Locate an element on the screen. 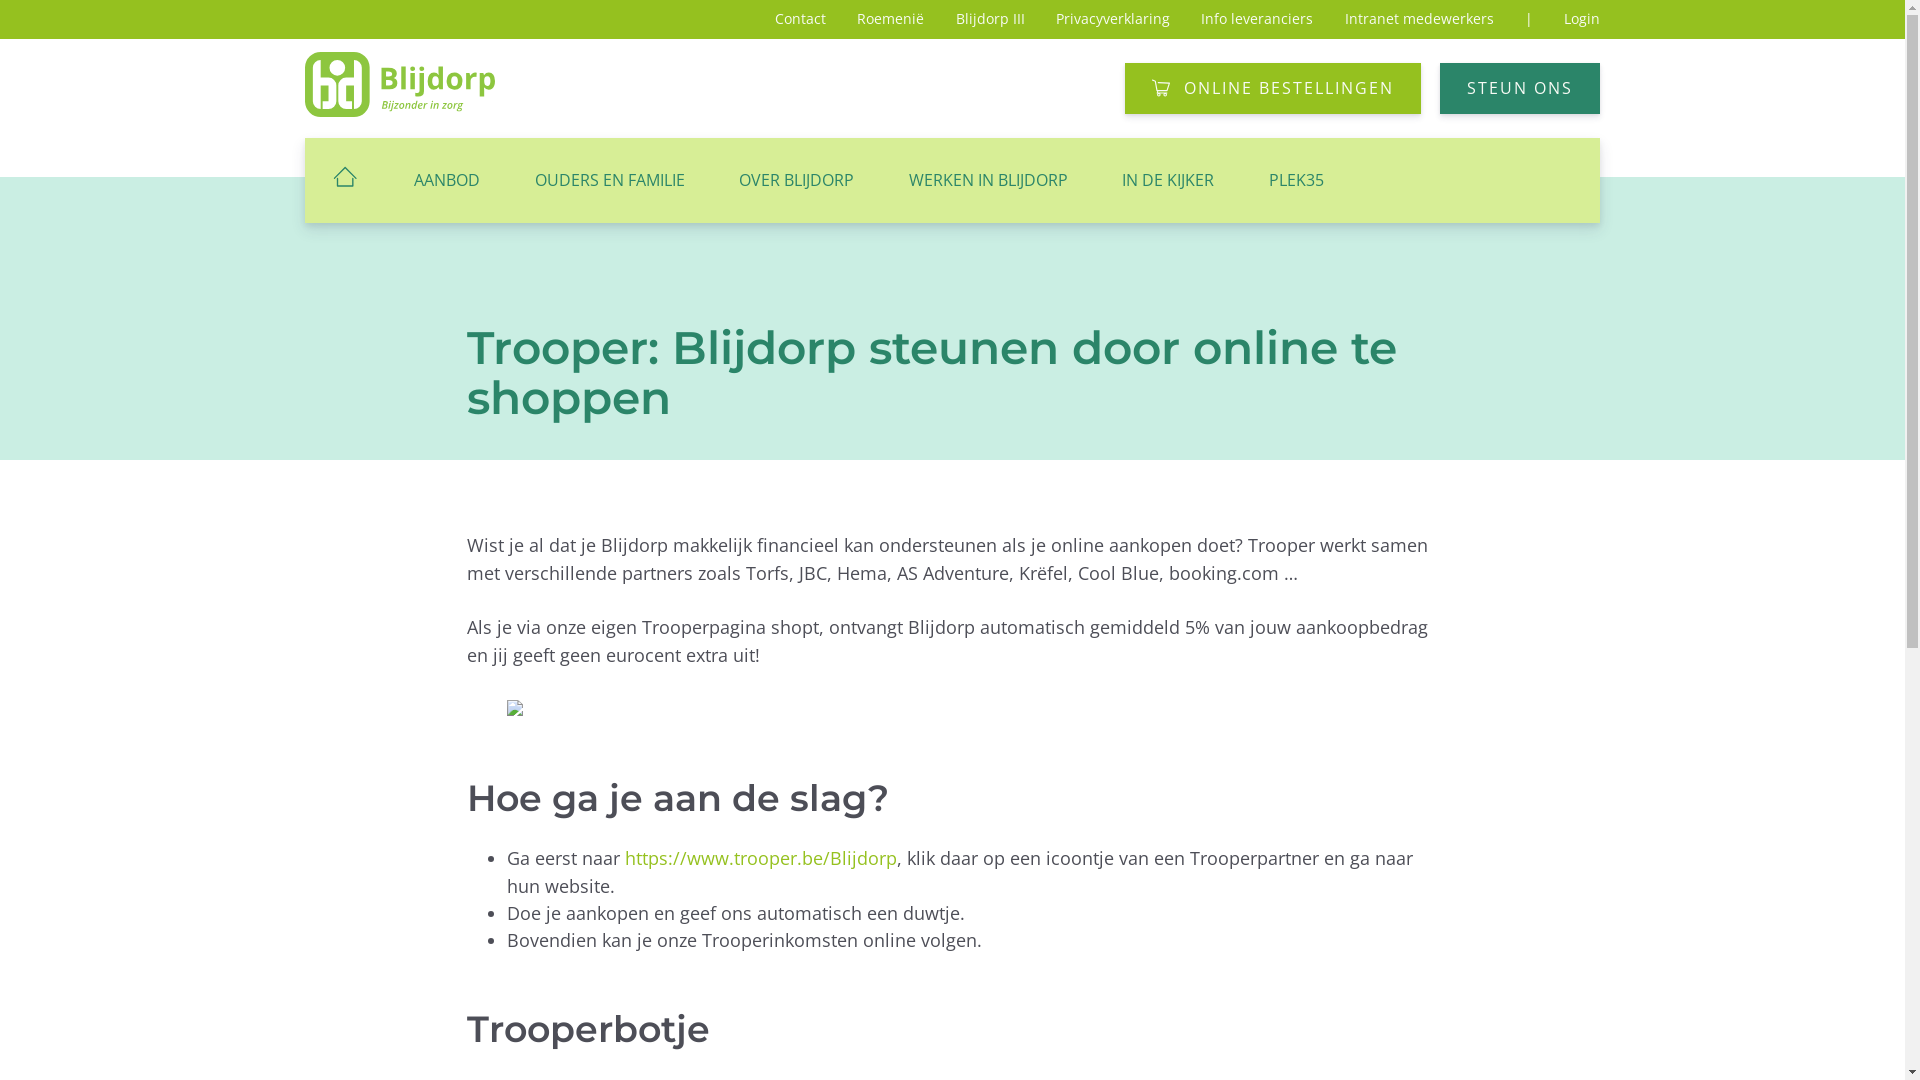 The height and width of the screenshot is (1080, 1920). 'https://www.trooper.be/Blijdorp' is located at coordinates (623, 856).